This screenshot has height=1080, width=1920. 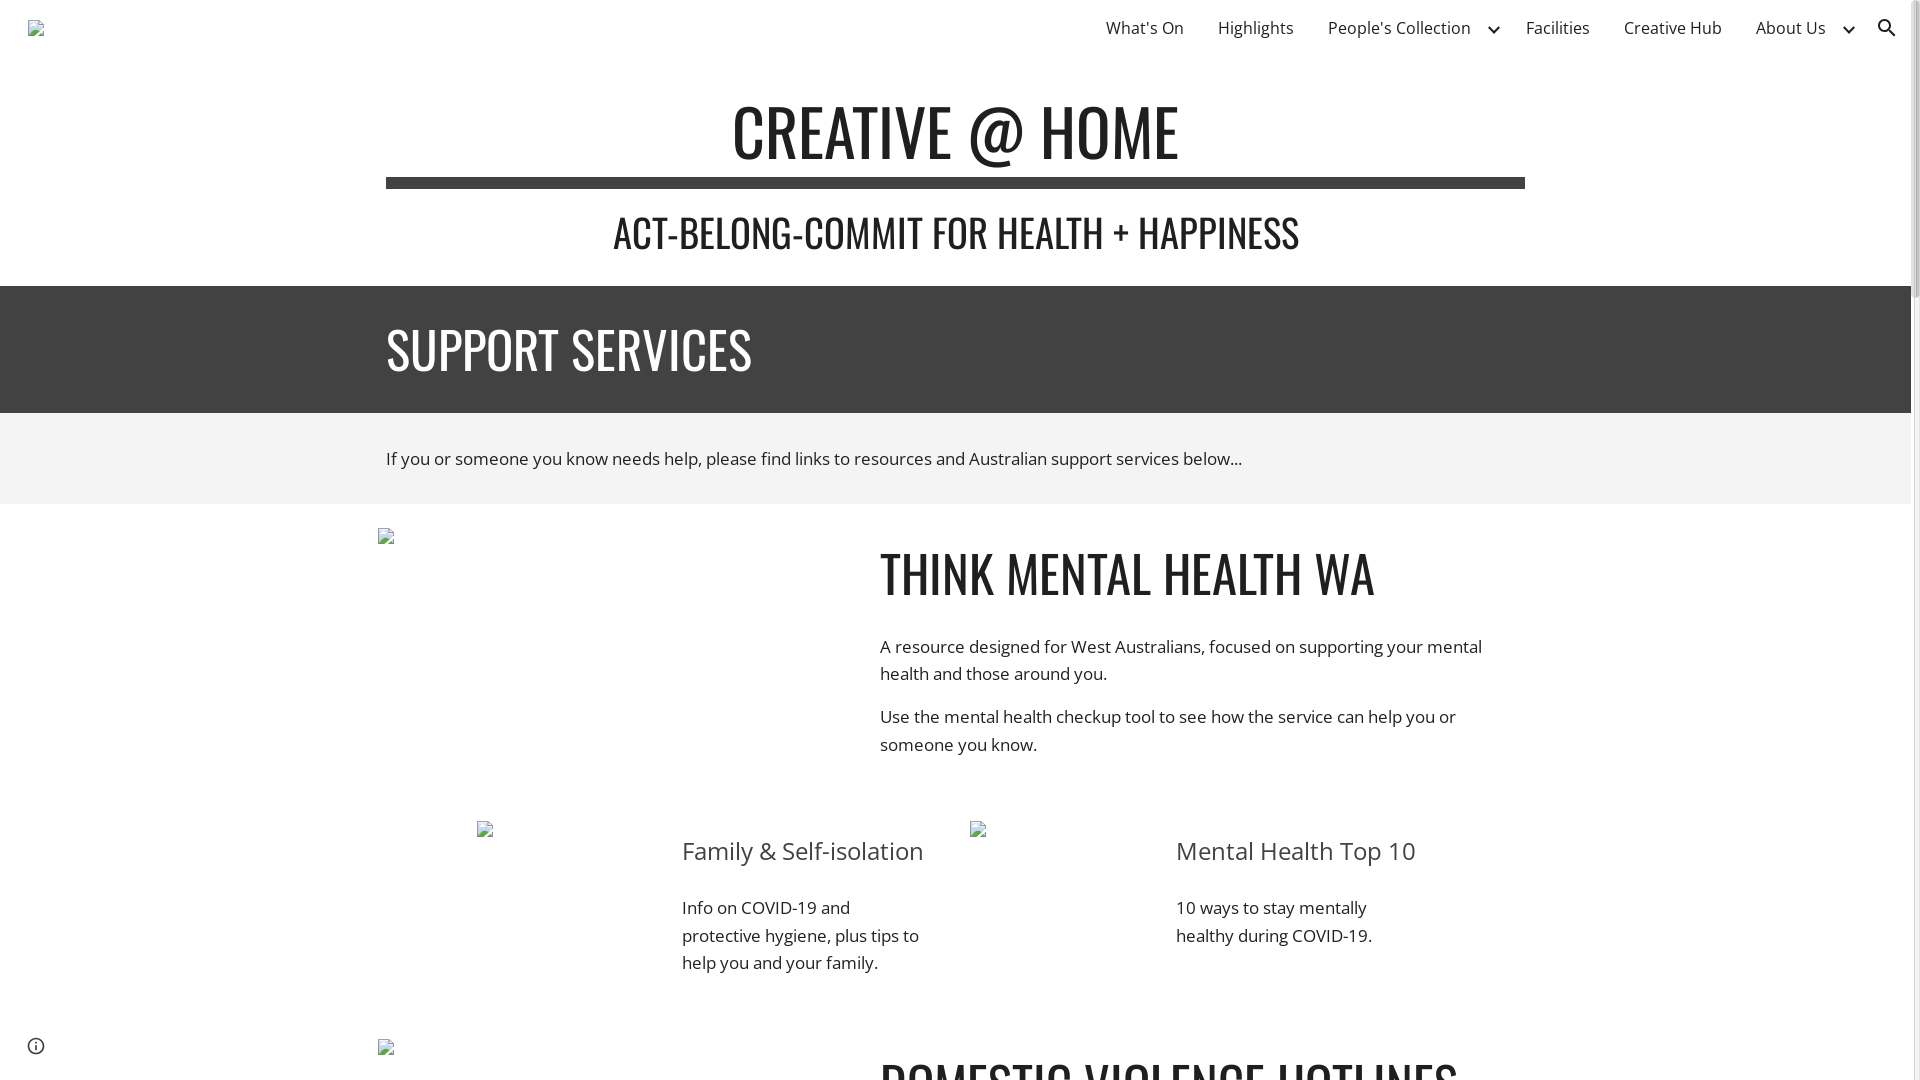 I want to click on 'Facilities', so click(x=1557, y=27).